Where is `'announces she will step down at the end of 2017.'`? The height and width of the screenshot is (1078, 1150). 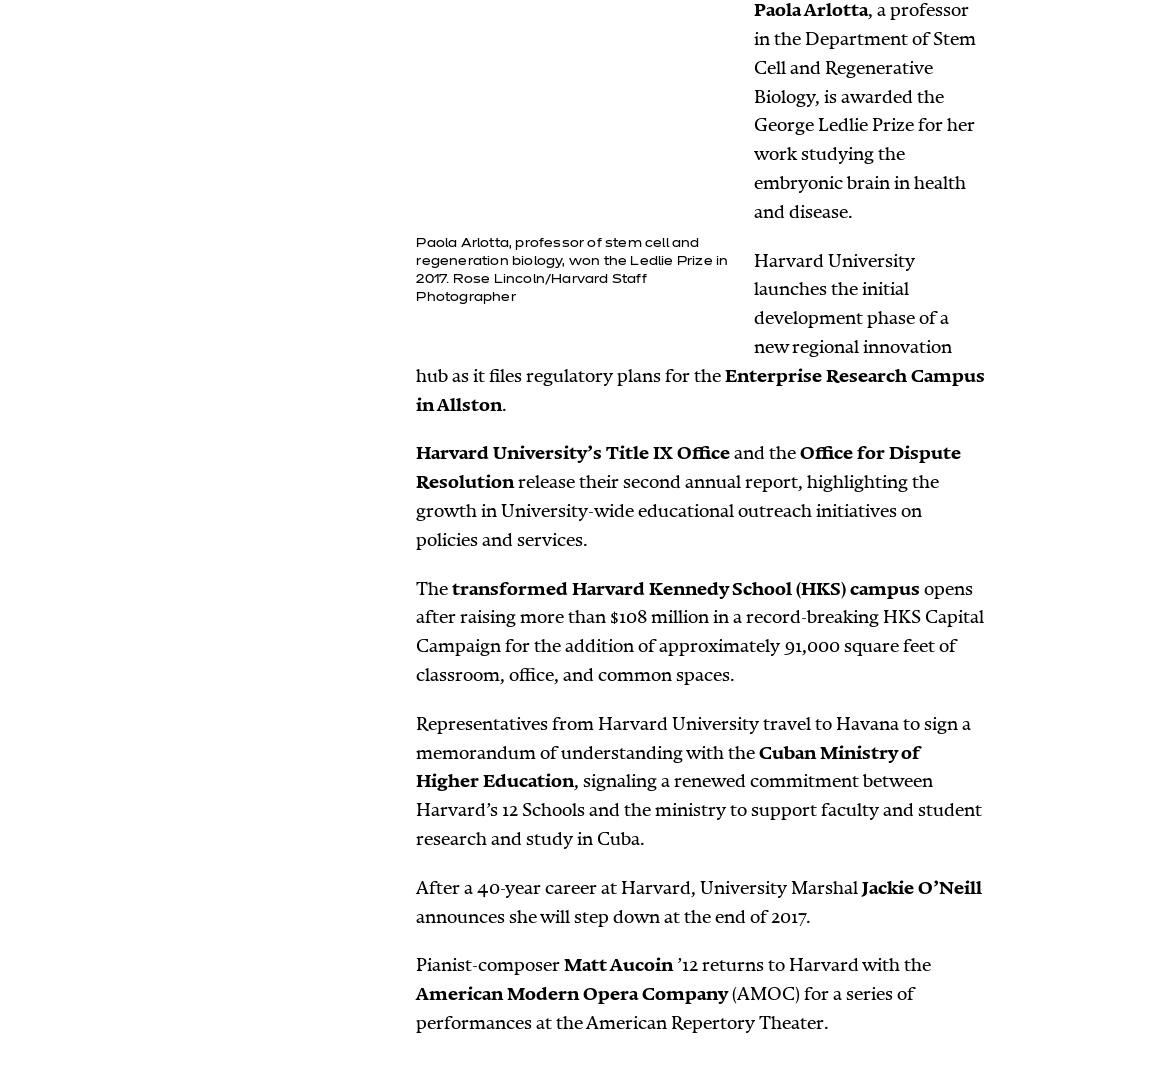 'announces she will step down at the end of 2017.' is located at coordinates (415, 915).